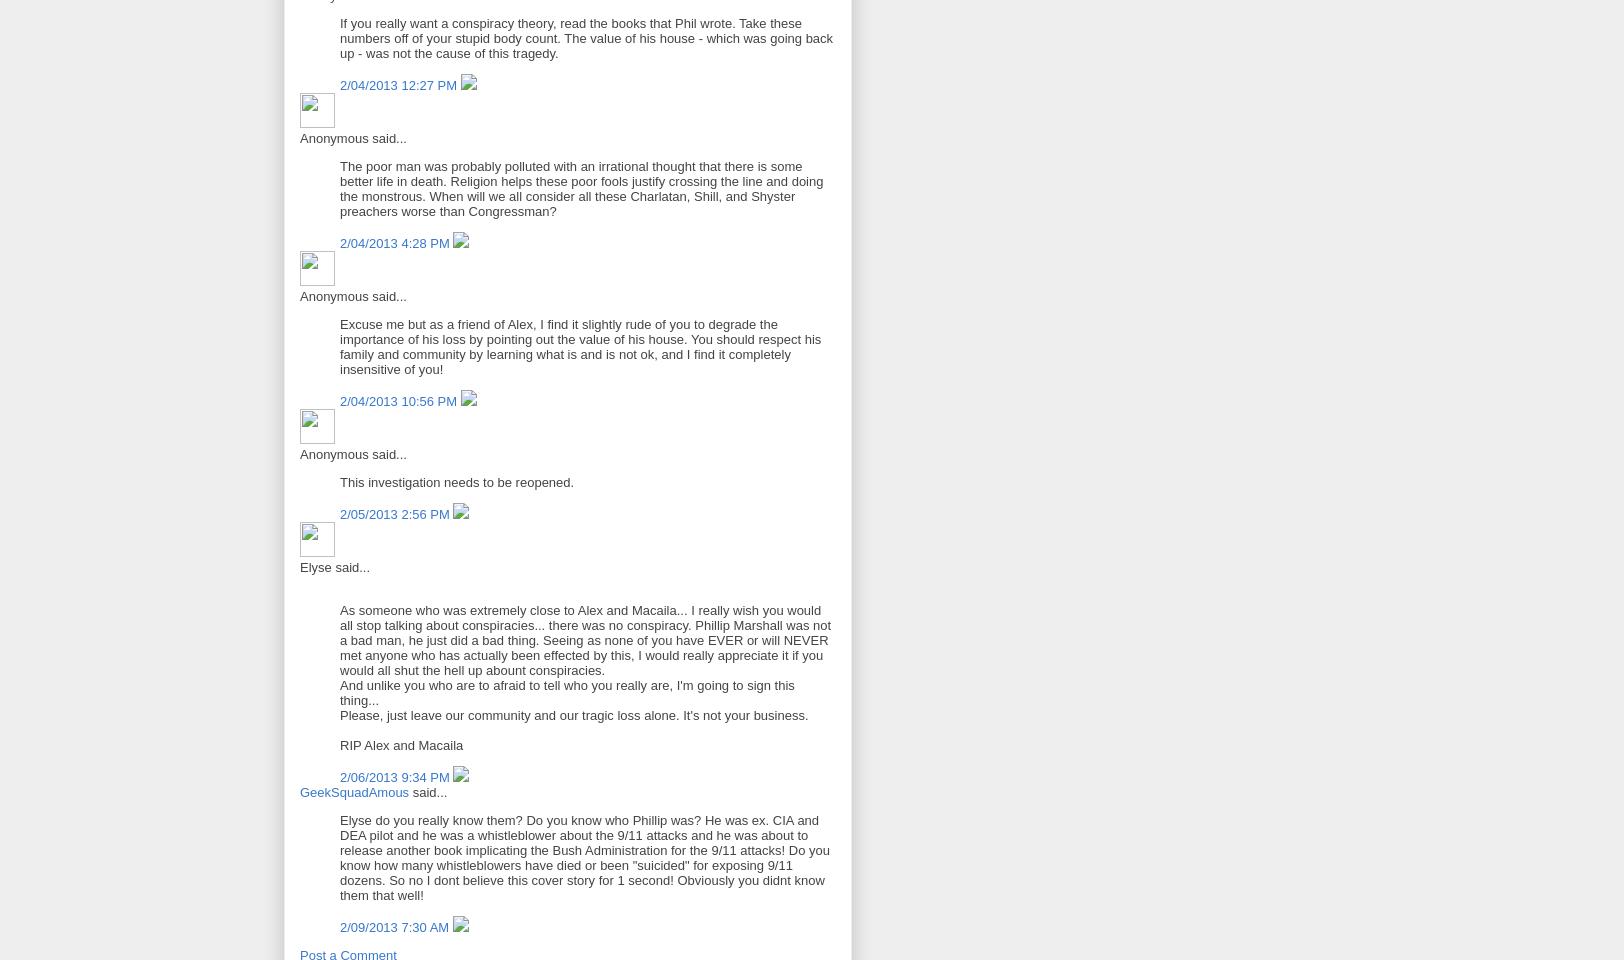 The image size is (1624, 960). I want to click on 'Elyse do you really know them? Do you know who Phillip was? He was ex. CIA and DEA pilot and he was a whistleblower about the 9/11 attacks and he was about to release another book implicating the Bush Administration for the 9/11 attacks! Do you know how many whistleblowers have died or been "suicided" for exposing 9/11 dozens. So no I dont believe this cover story for 1 second! Obviously you didnt know them that well!', so click(340, 855).